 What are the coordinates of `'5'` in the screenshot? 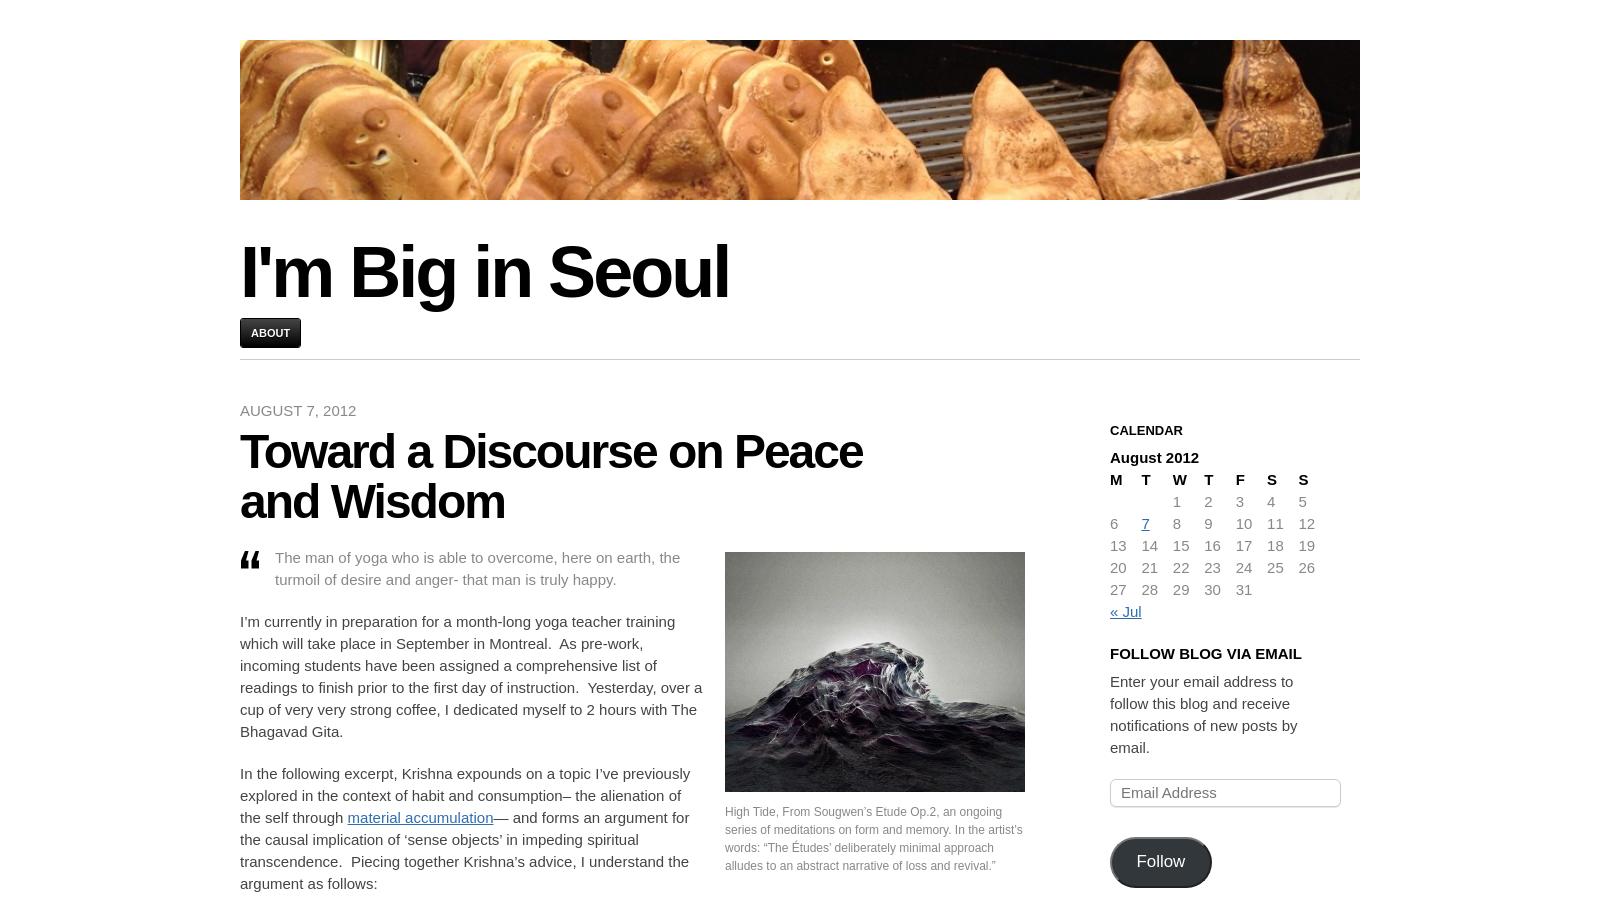 It's located at (1300, 501).